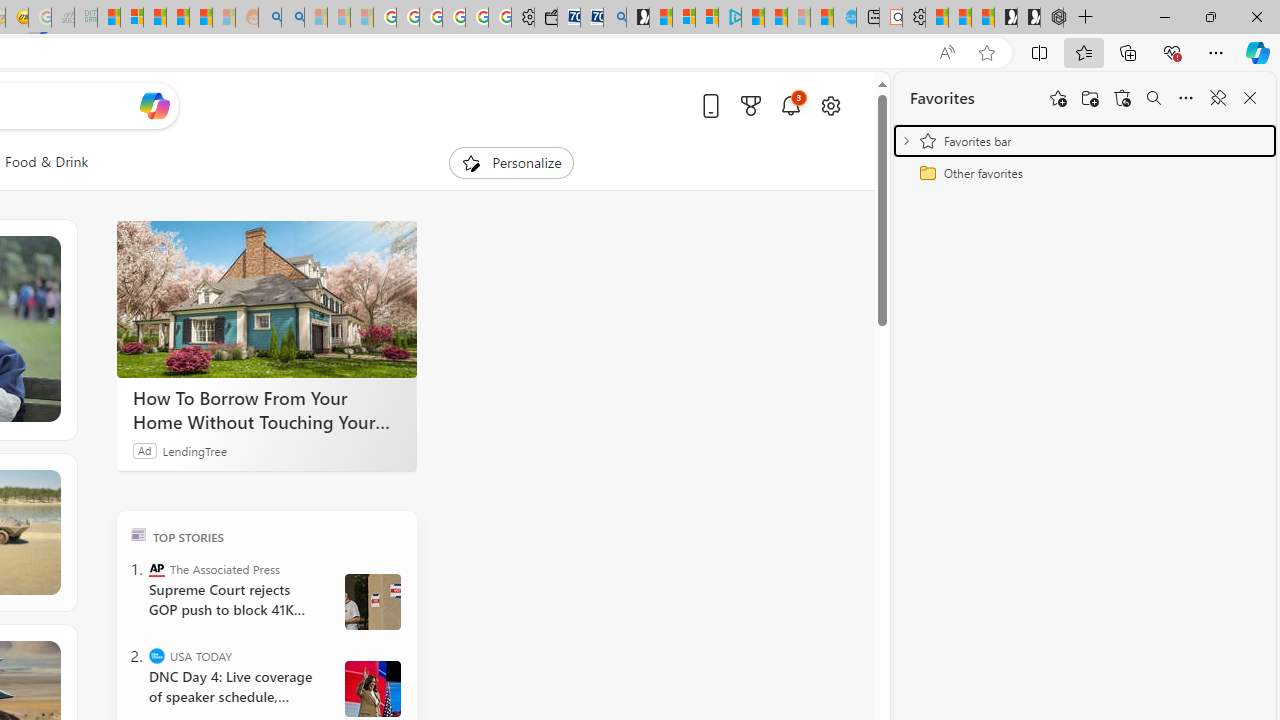 This screenshot has width=1280, height=720. Describe the element at coordinates (798, 17) in the screenshot. I see `'Microsoft Start - Sleeping'` at that location.